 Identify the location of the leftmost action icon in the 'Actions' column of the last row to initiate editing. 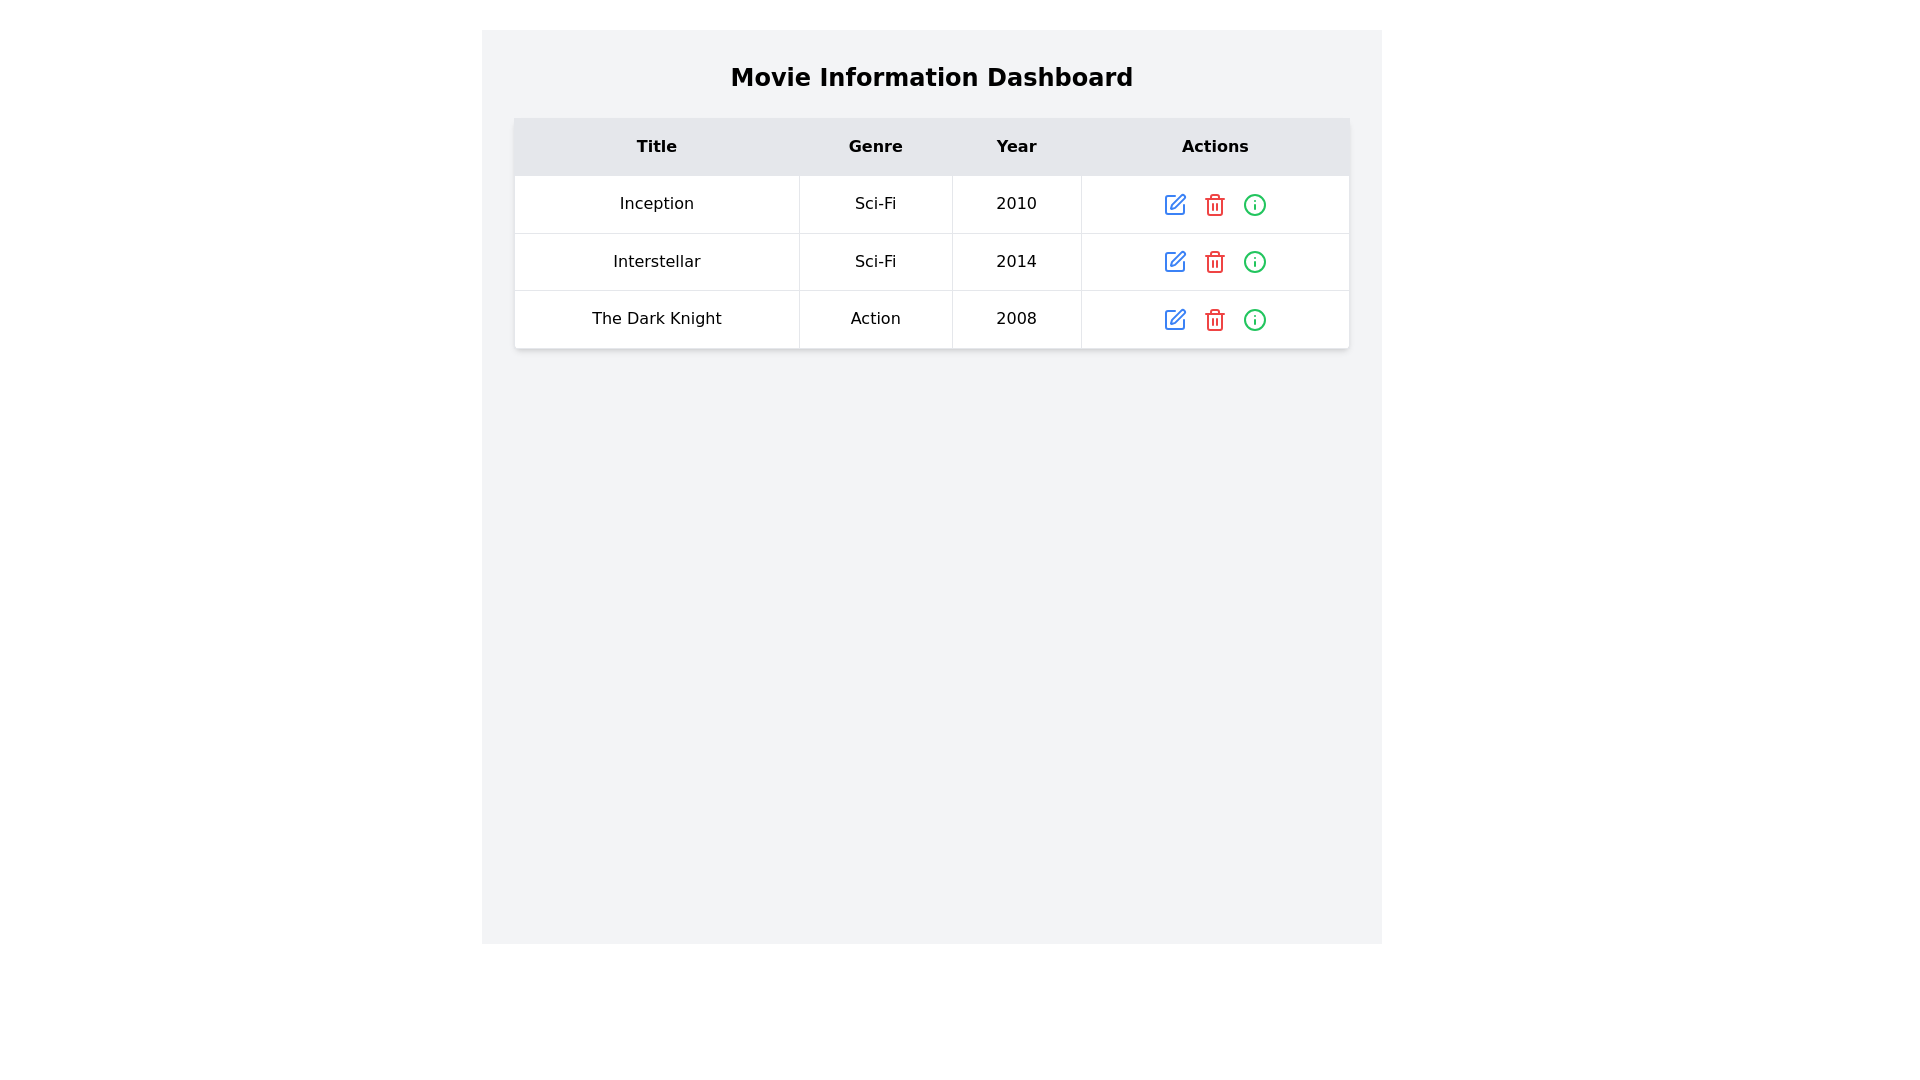
(1175, 318).